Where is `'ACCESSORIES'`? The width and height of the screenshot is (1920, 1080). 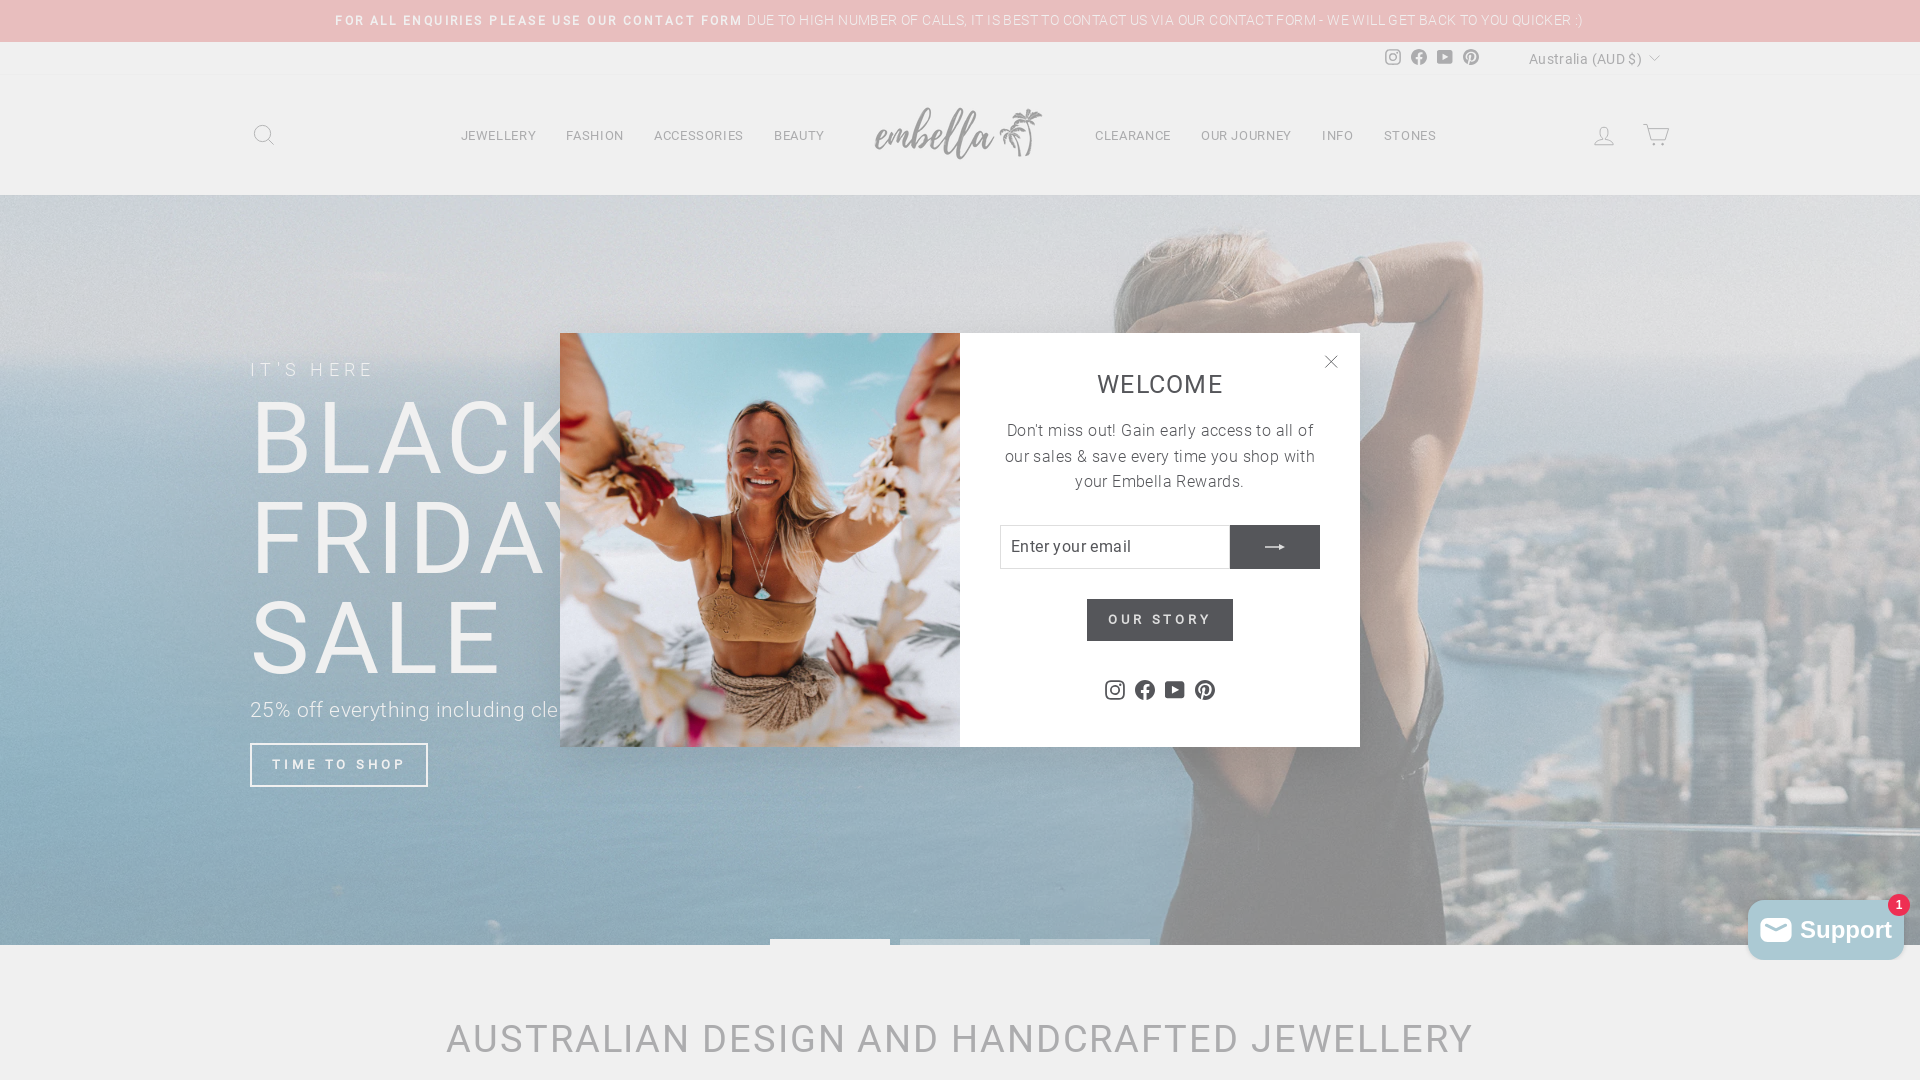 'ACCESSORIES' is located at coordinates (637, 135).